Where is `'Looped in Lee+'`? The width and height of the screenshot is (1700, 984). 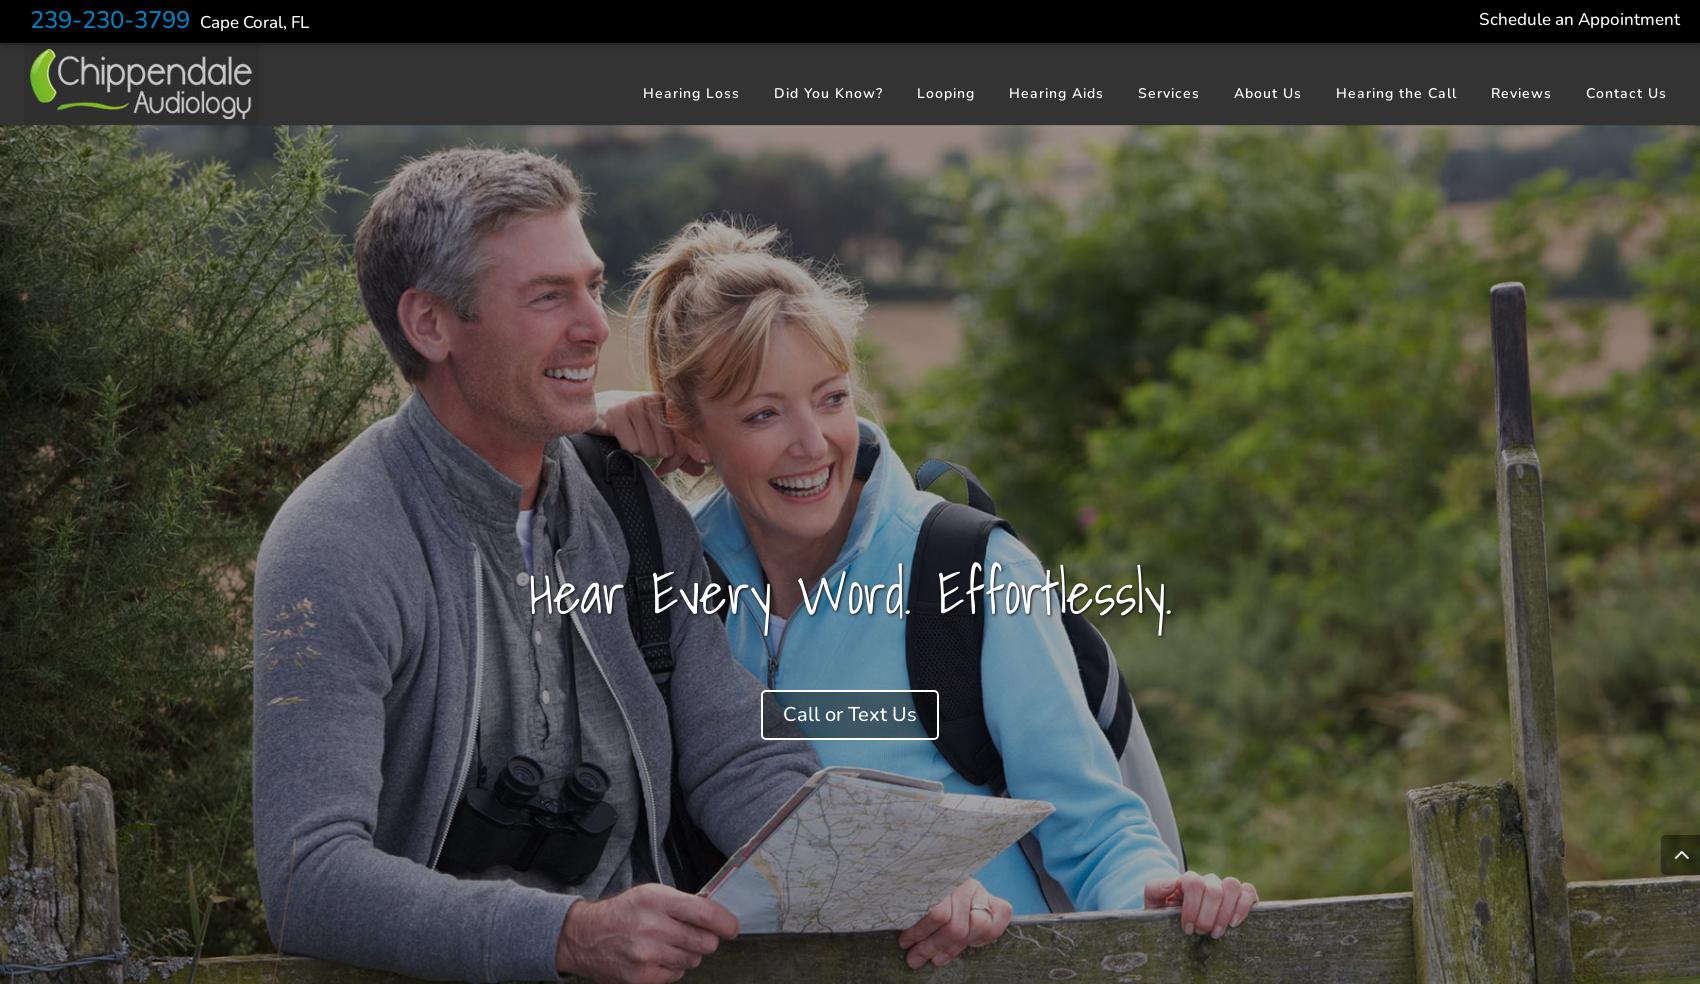
'Looped in Lee+' is located at coordinates (975, 148).